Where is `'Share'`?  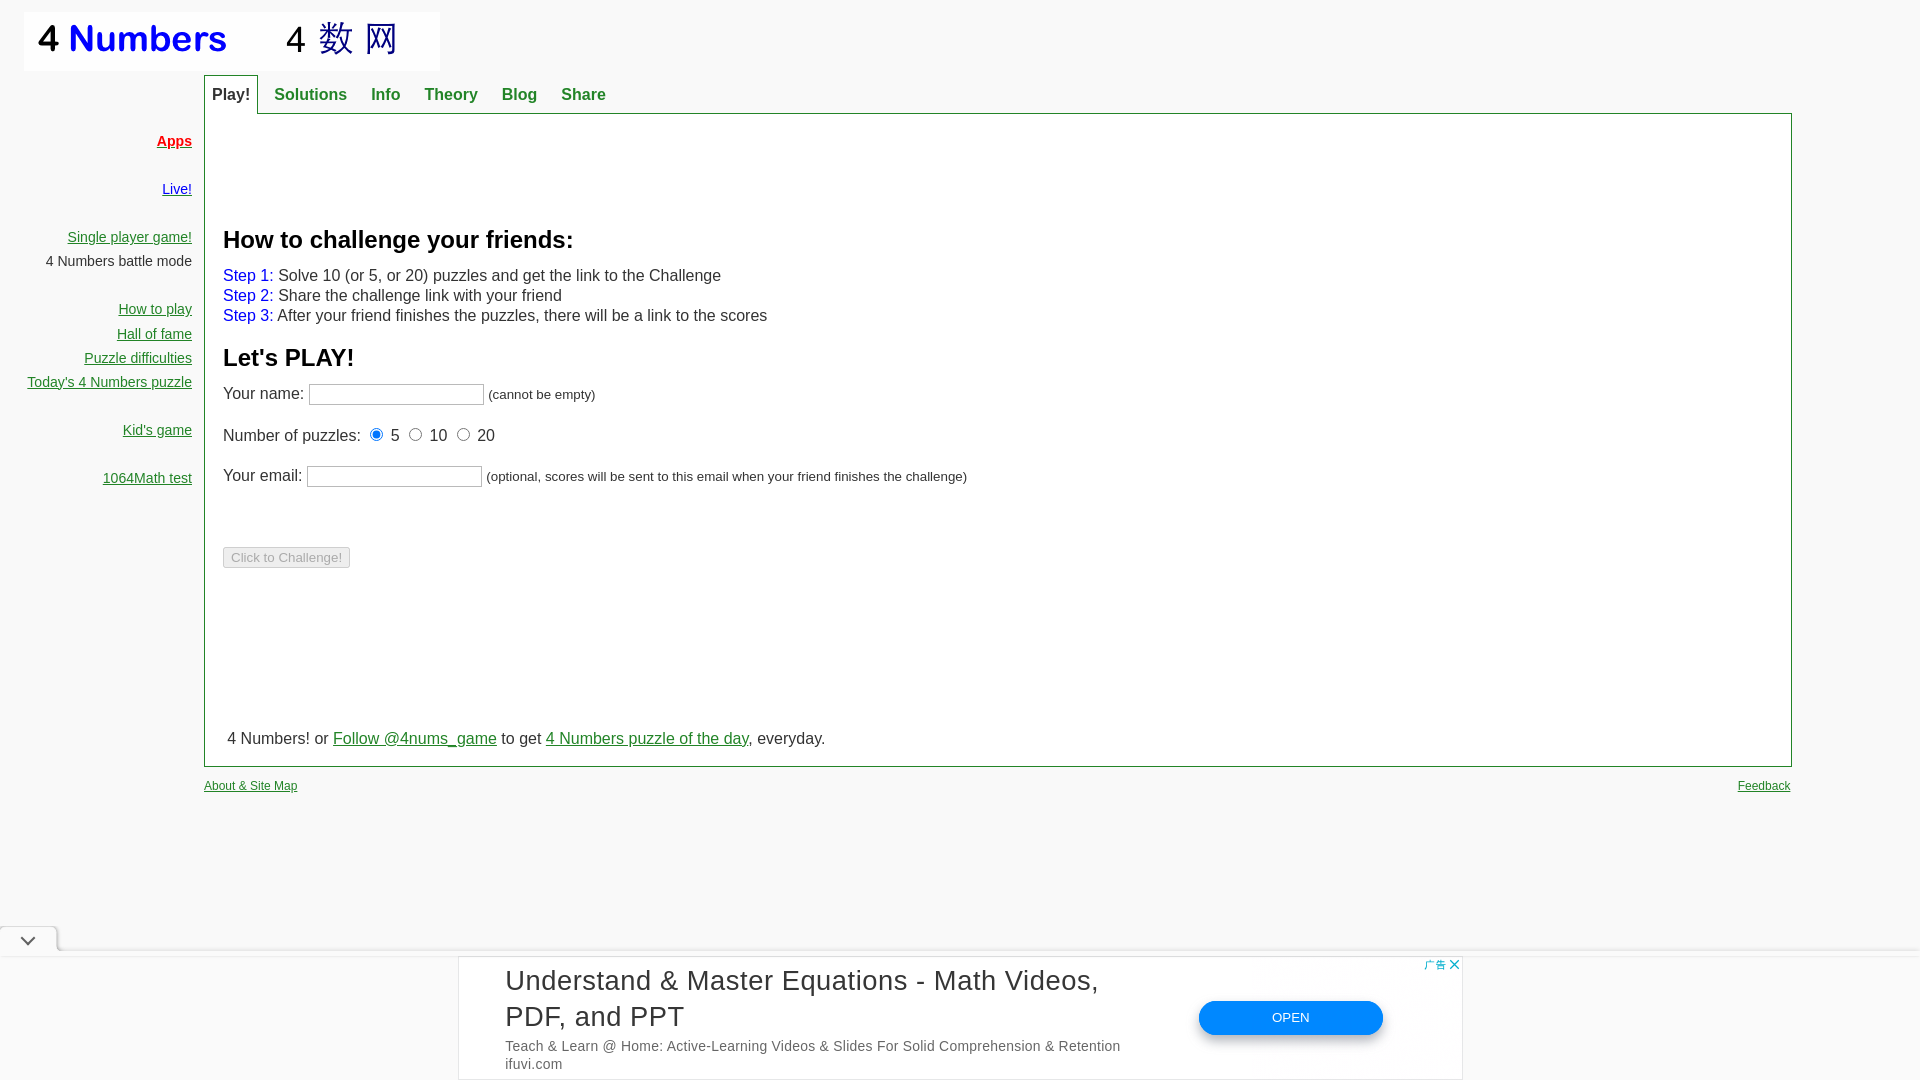 'Share' is located at coordinates (581, 95).